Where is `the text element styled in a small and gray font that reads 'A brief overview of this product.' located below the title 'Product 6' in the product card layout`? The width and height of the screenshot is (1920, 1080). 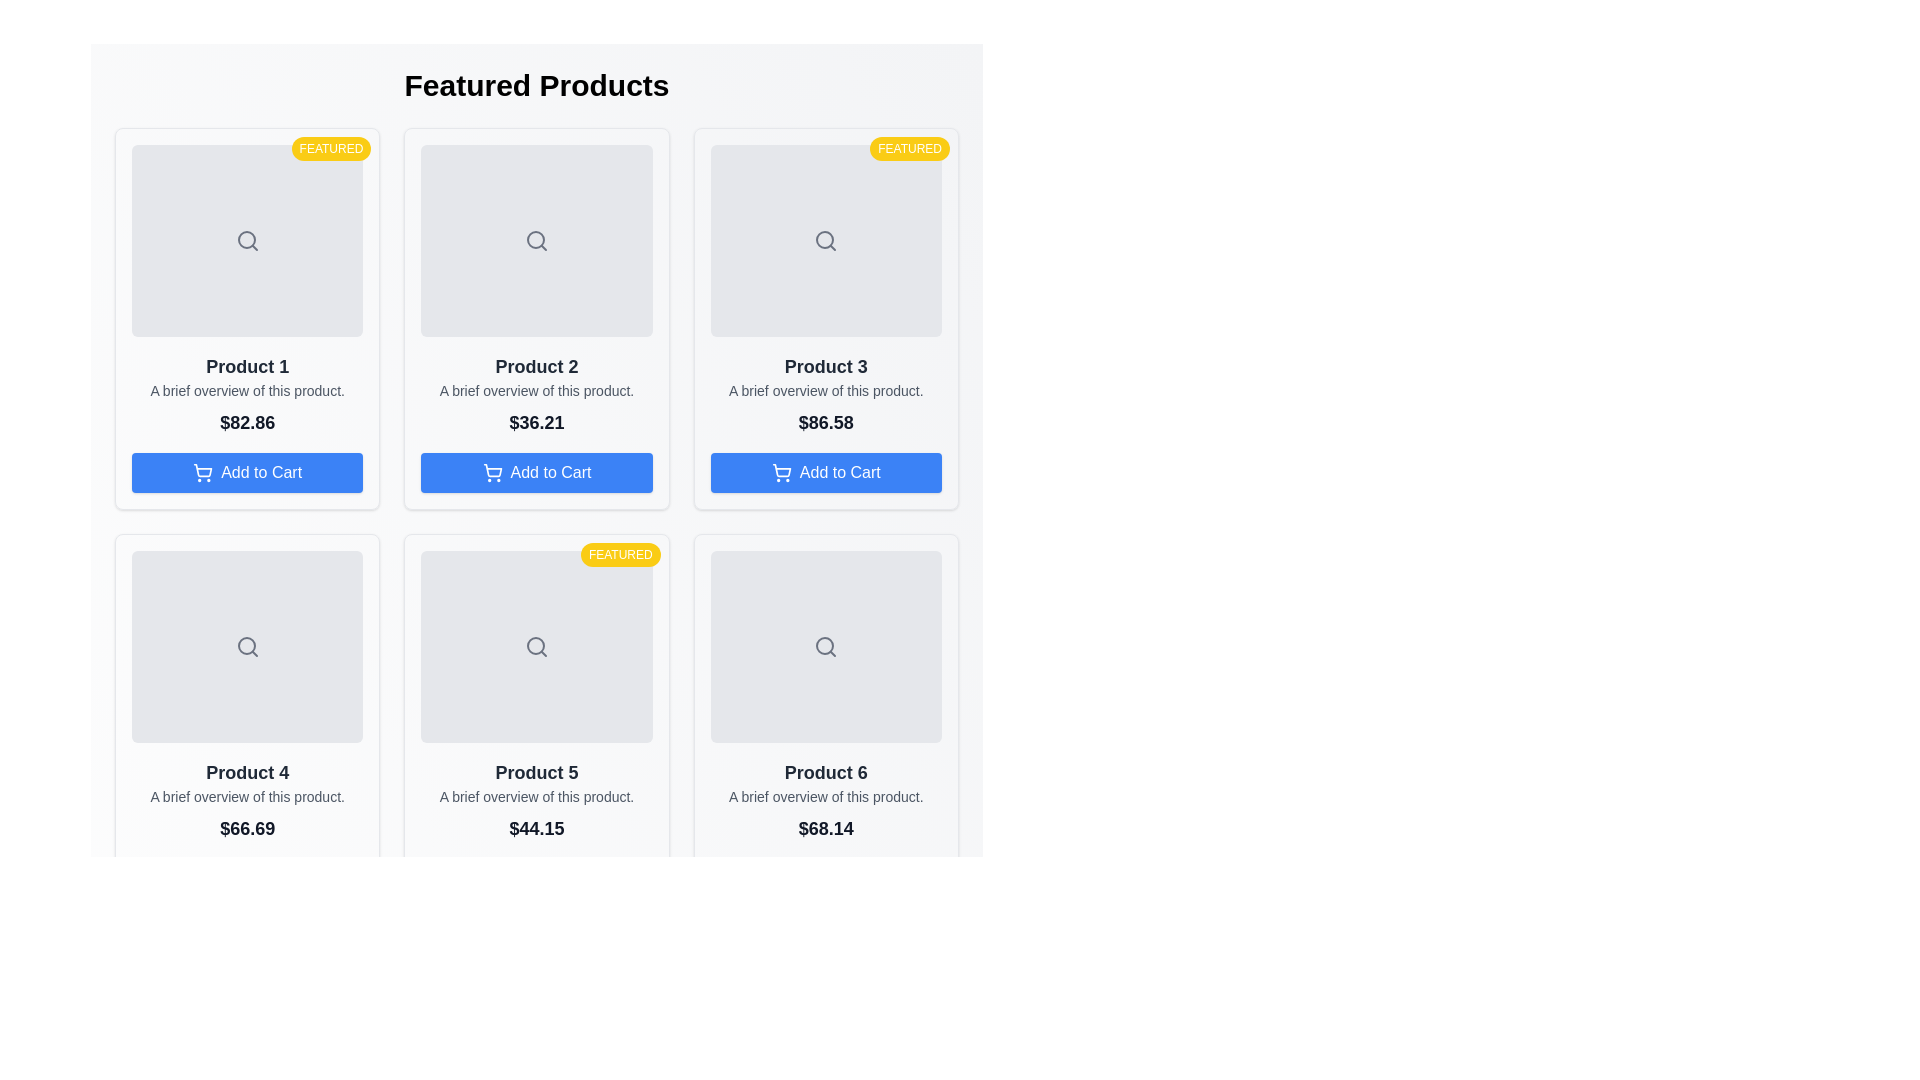
the text element styled in a small and gray font that reads 'A brief overview of this product.' located below the title 'Product 6' in the product card layout is located at coordinates (826, 796).